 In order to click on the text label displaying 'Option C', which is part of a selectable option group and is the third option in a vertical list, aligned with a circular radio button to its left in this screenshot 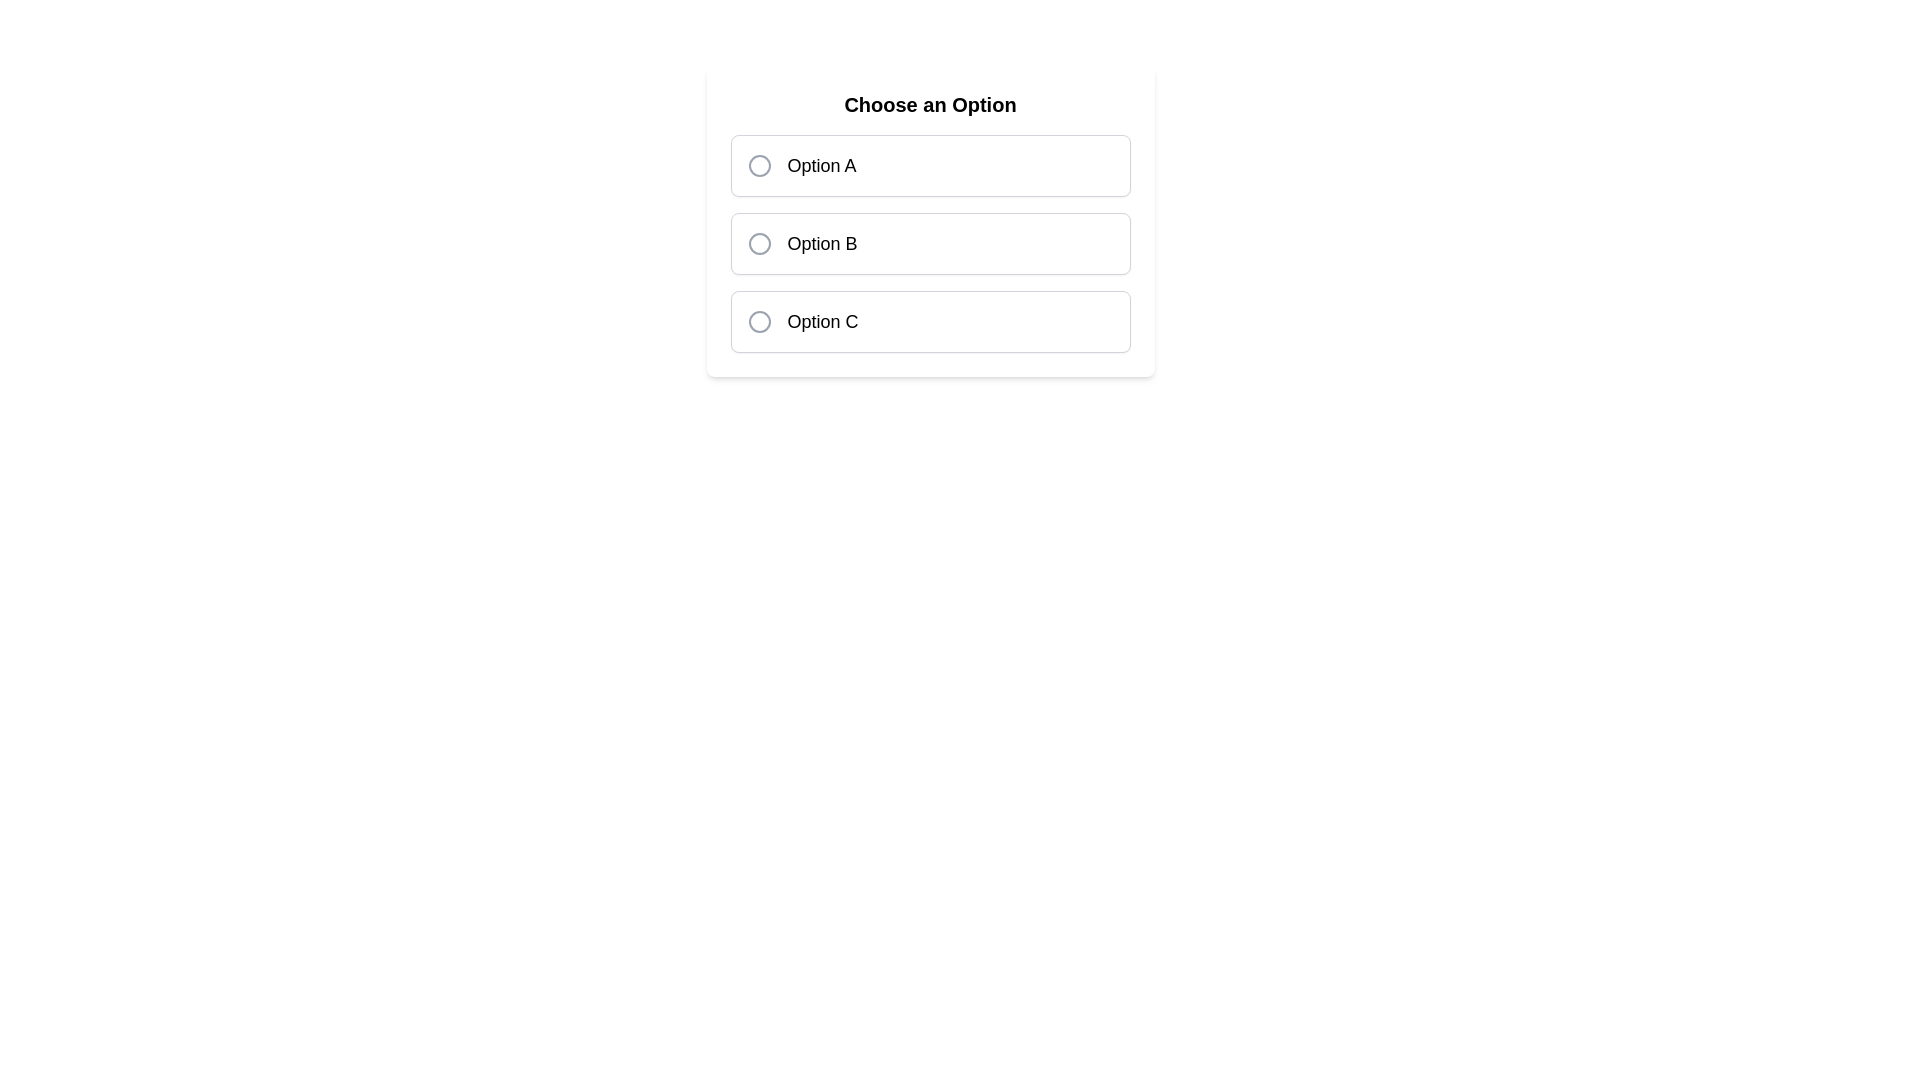, I will do `click(823, 320)`.